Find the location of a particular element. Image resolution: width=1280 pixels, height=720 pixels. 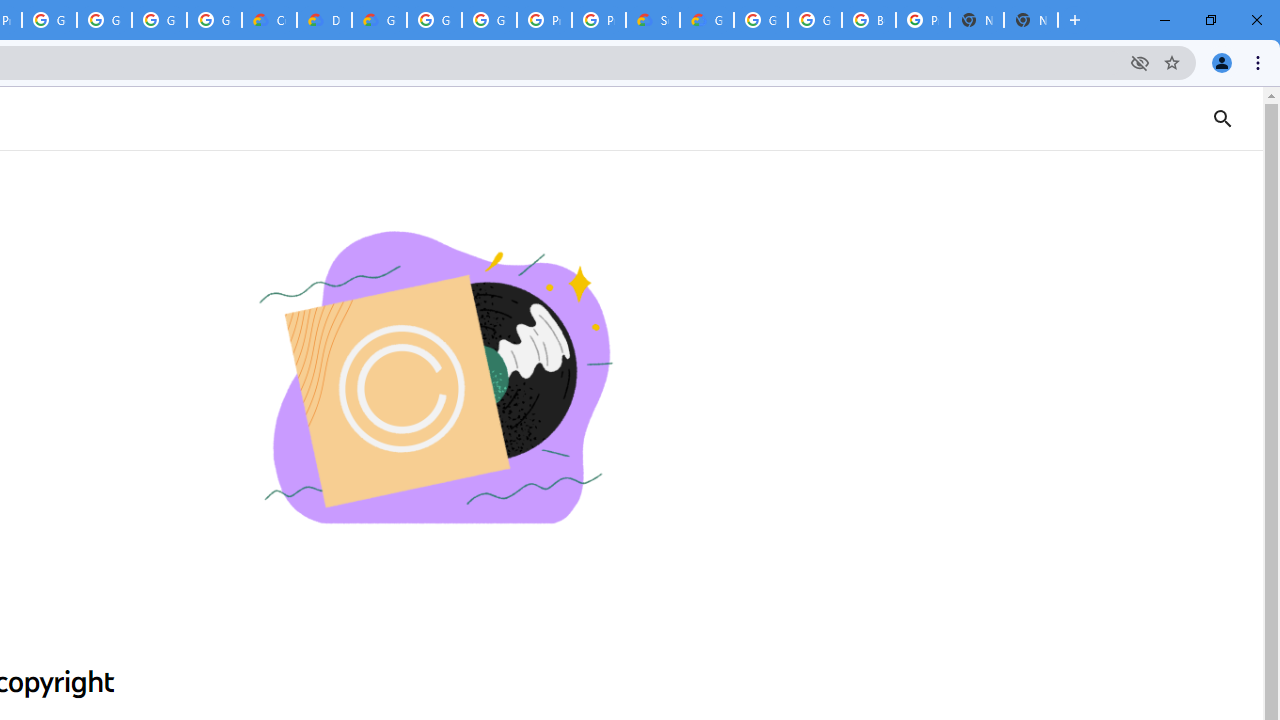

'New Tab' is located at coordinates (1074, 20).